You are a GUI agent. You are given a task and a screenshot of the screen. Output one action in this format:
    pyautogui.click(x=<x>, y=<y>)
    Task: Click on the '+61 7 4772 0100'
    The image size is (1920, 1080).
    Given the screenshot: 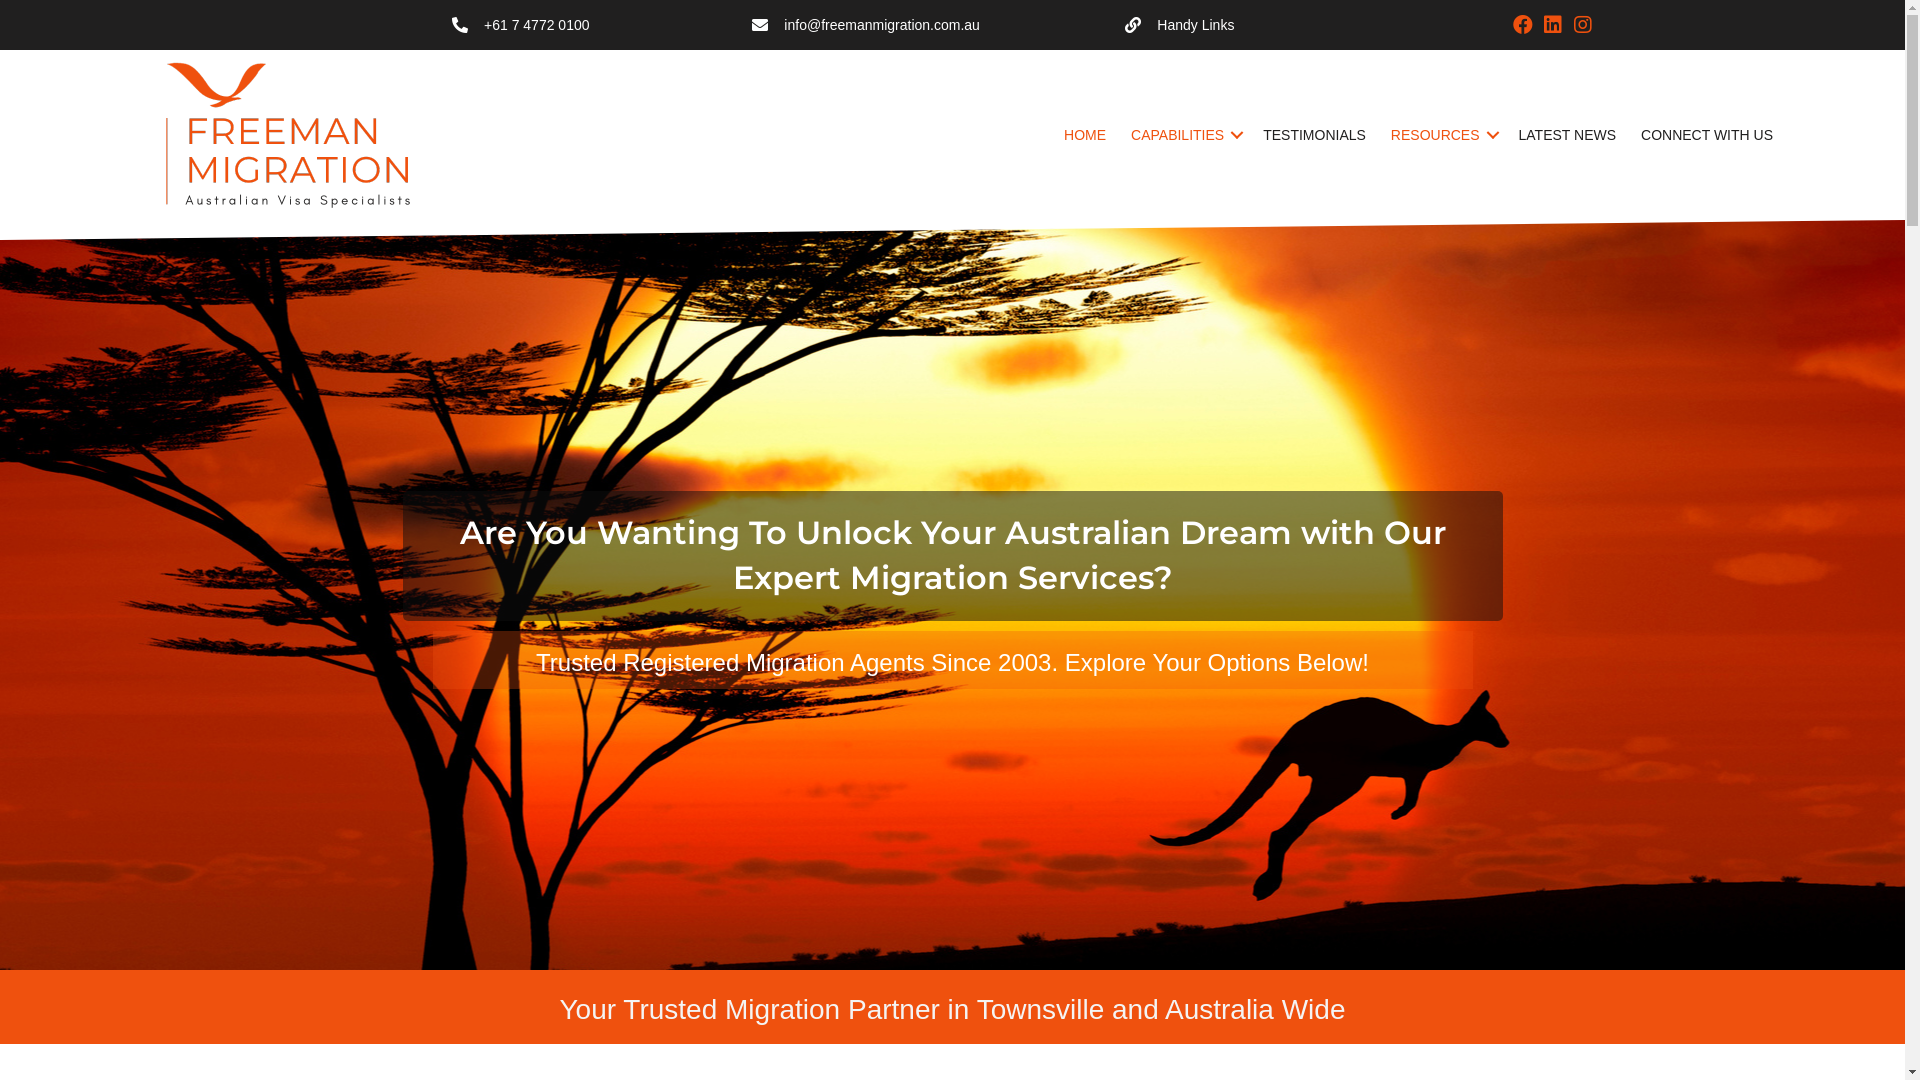 What is the action you would take?
    pyautogui.click(x=537, y=24)
    